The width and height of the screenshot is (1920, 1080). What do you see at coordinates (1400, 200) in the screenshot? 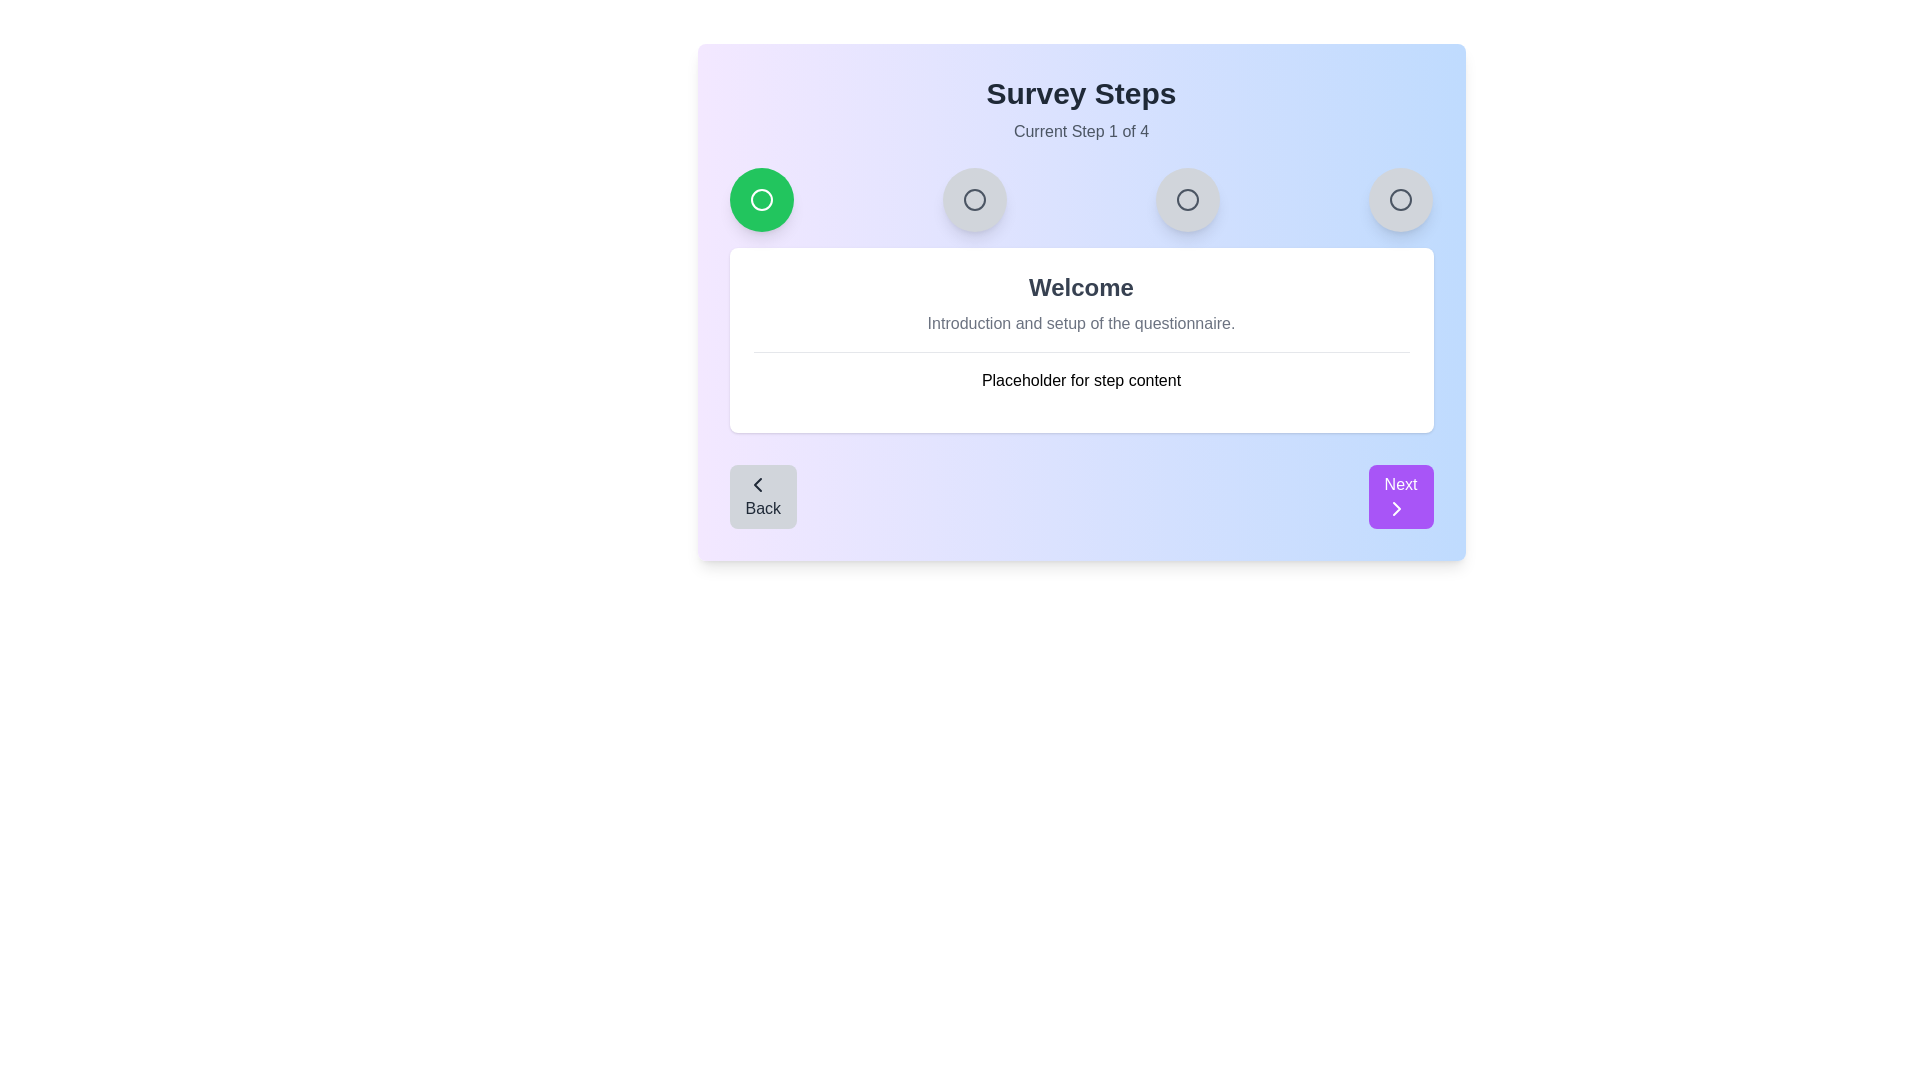
I see `the fourth step indicator, which is a circular button with a gray background and a smaller circle graphic inside, located at the right end of the row of step indicators` at bounding box center [1400, 200].